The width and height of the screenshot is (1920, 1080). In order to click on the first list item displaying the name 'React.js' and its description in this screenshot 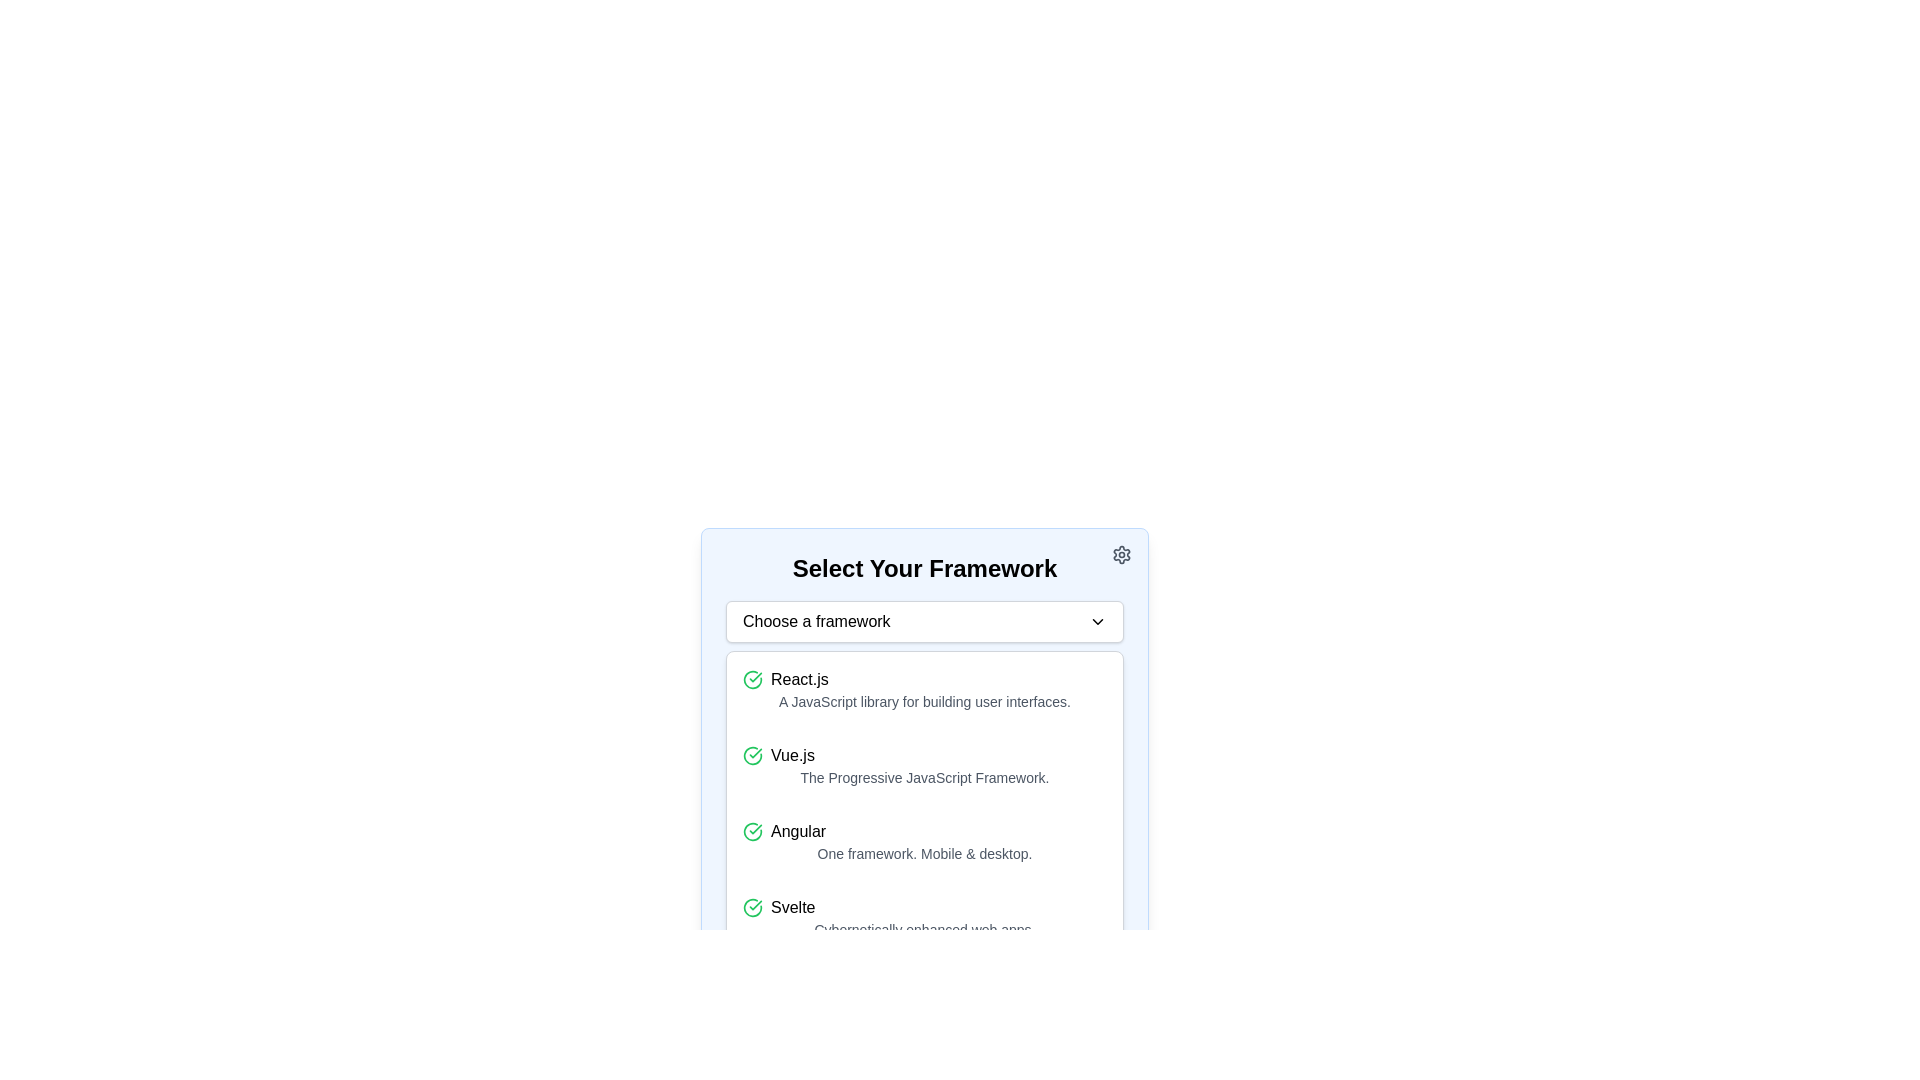, I will do `click(924, 689)`.